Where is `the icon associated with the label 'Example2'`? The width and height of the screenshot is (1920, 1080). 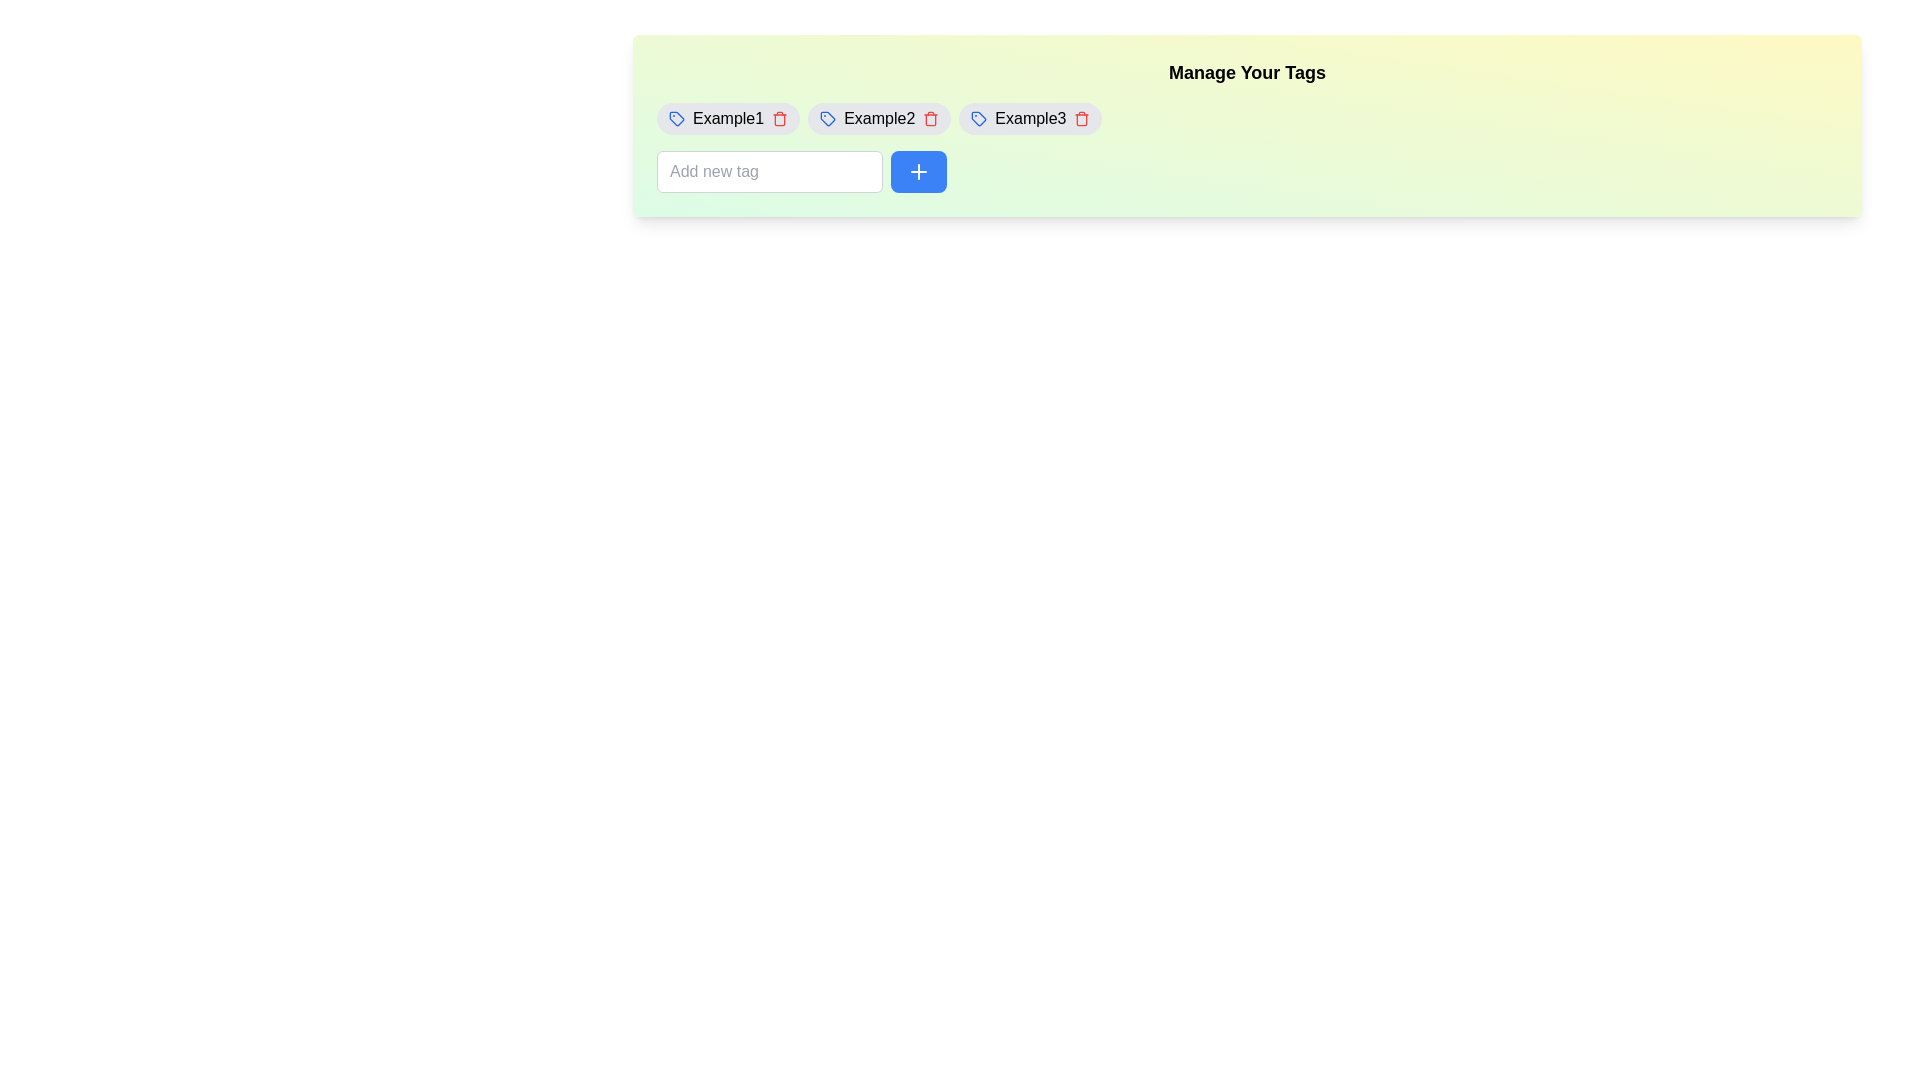 the icon associated with the label 'Example2' is located at coordinates (828, 119).